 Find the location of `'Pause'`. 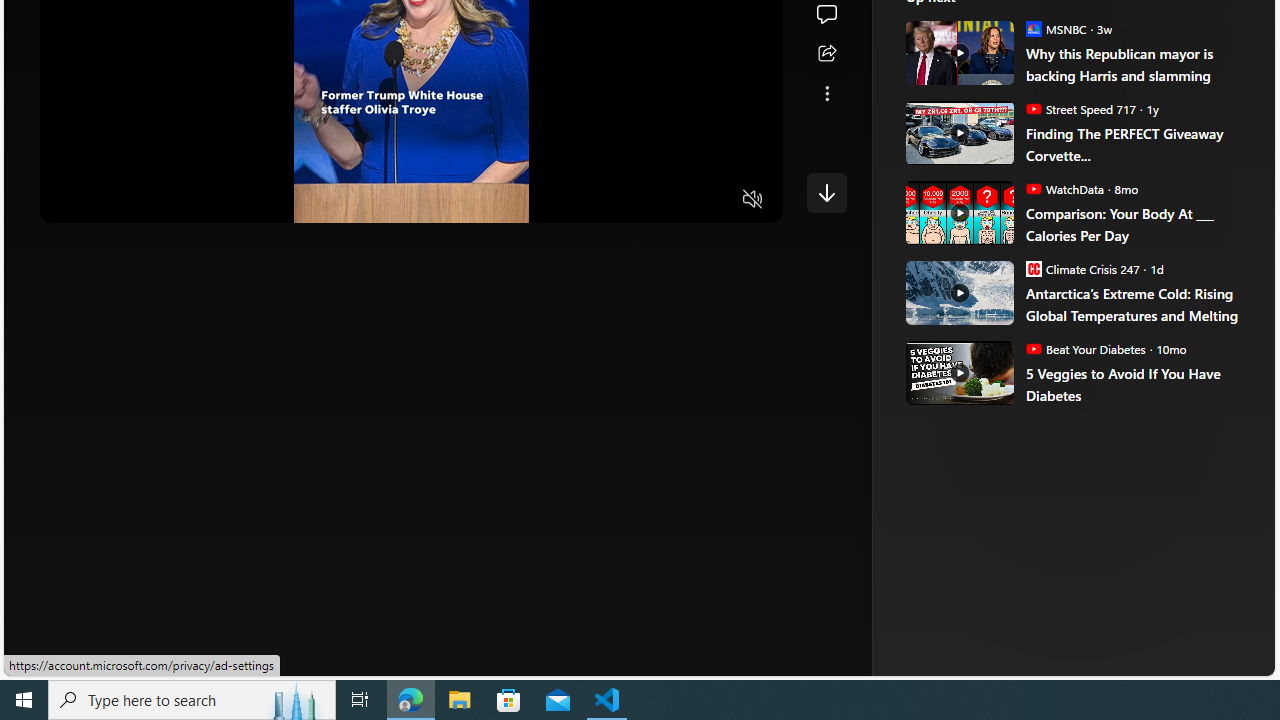

'Pause' is located at coordinates (69, 200).